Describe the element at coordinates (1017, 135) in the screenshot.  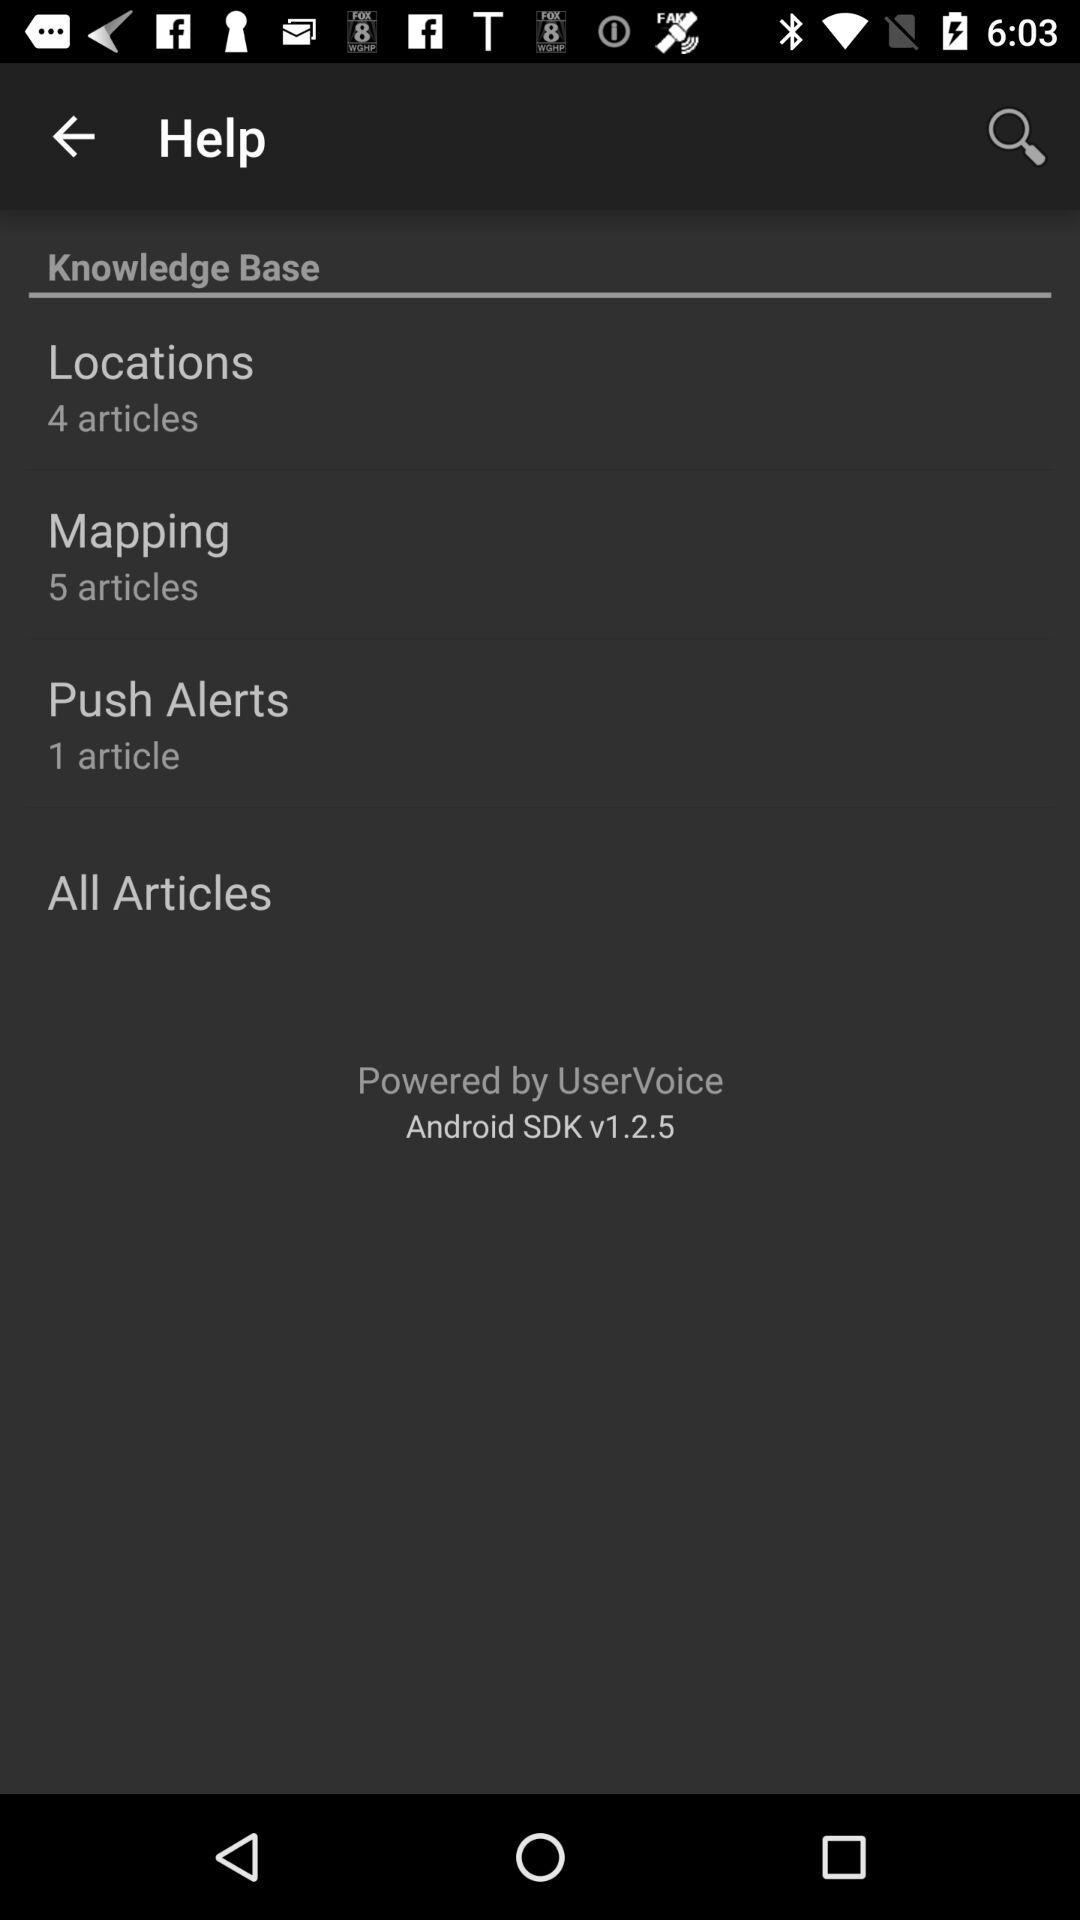
I see `the app to the right of help icon` at that location.